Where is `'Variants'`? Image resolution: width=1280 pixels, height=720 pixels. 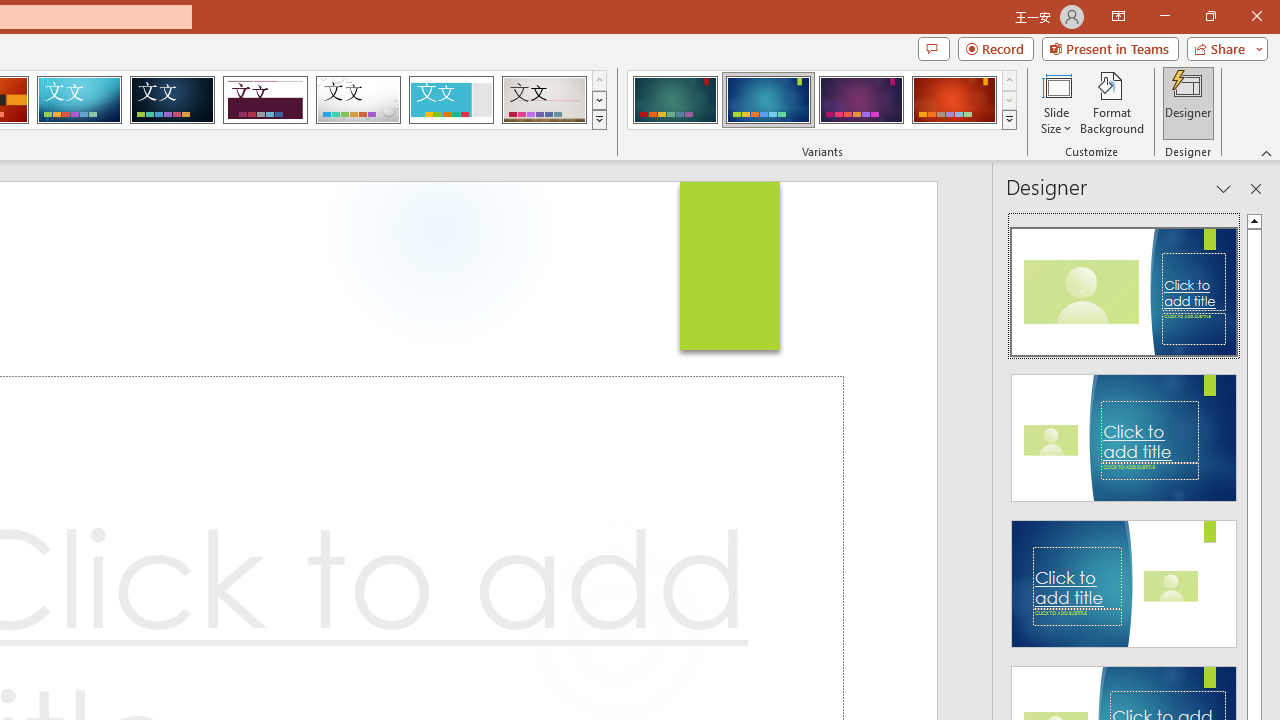 'Variants' is located at coordinates (1009, 120).